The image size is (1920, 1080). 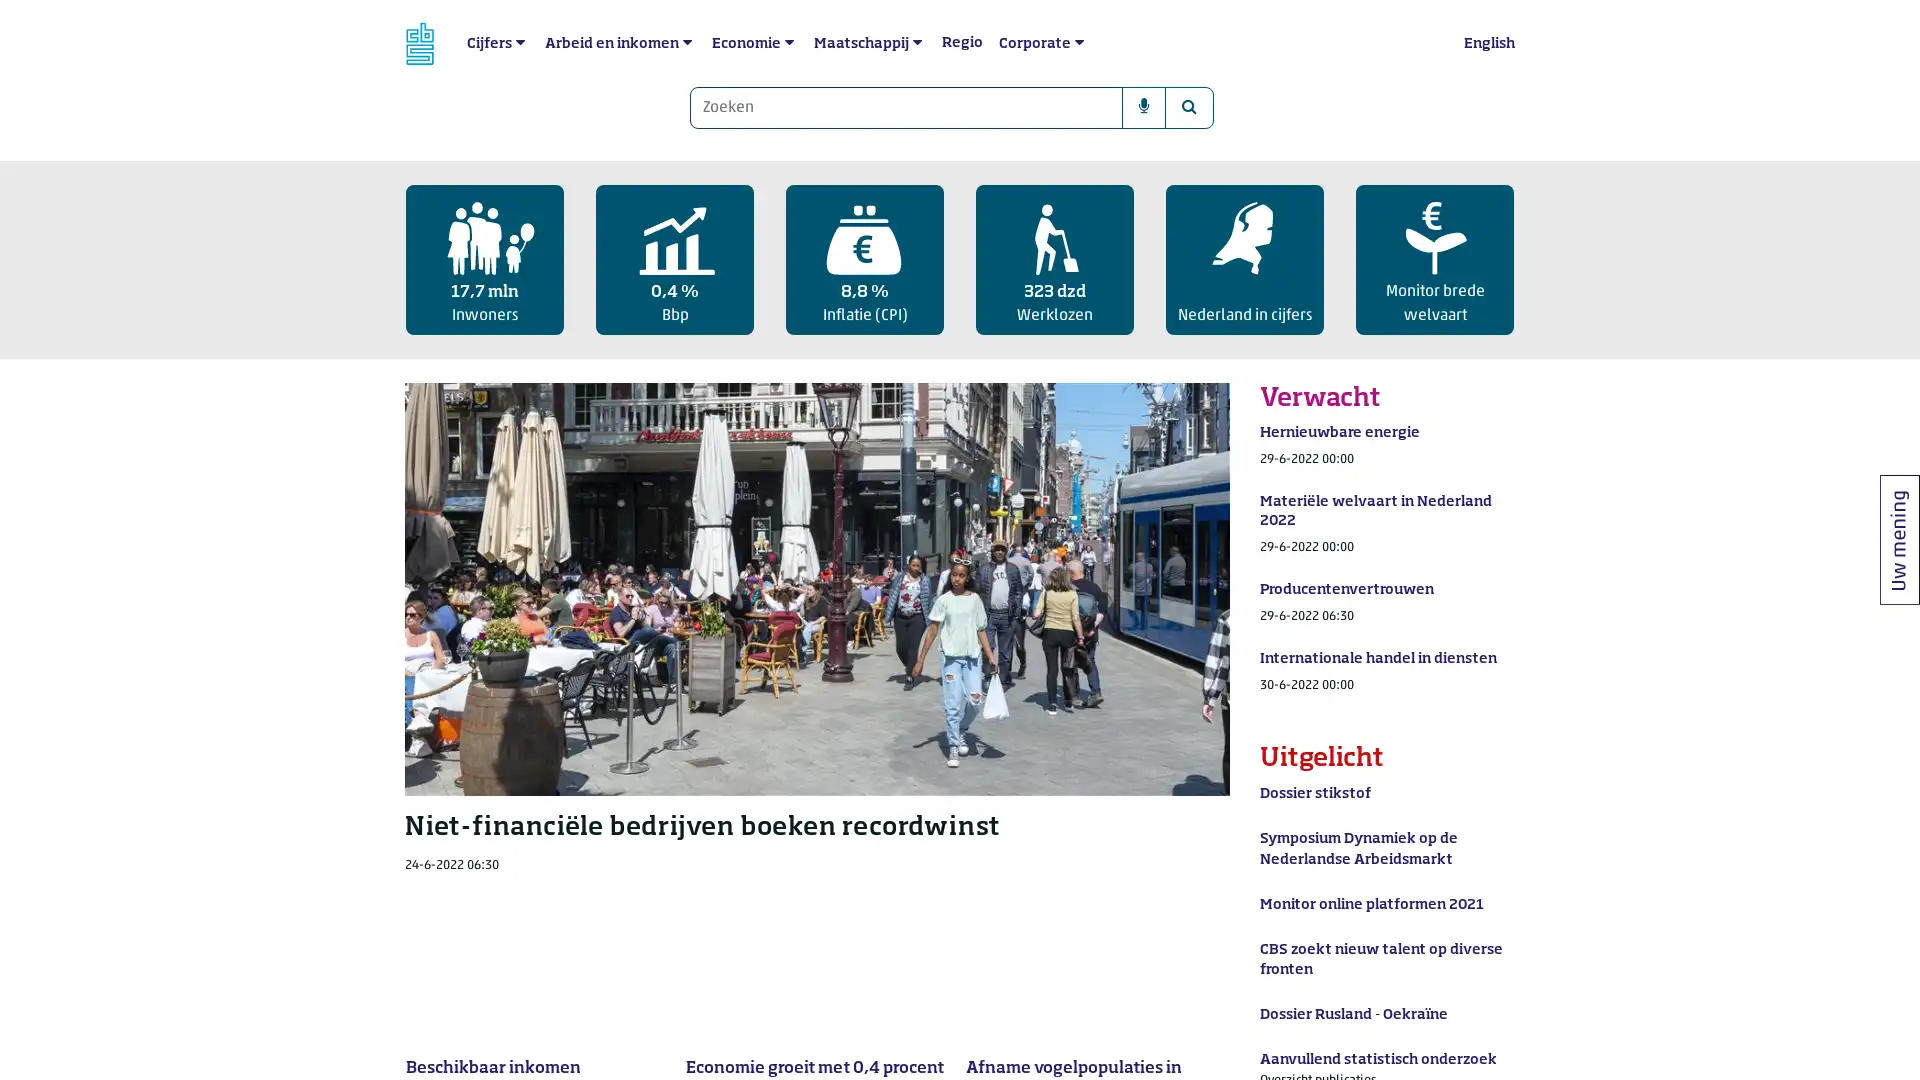 I want to click on submenu Economie, so click(x=788, y=42).